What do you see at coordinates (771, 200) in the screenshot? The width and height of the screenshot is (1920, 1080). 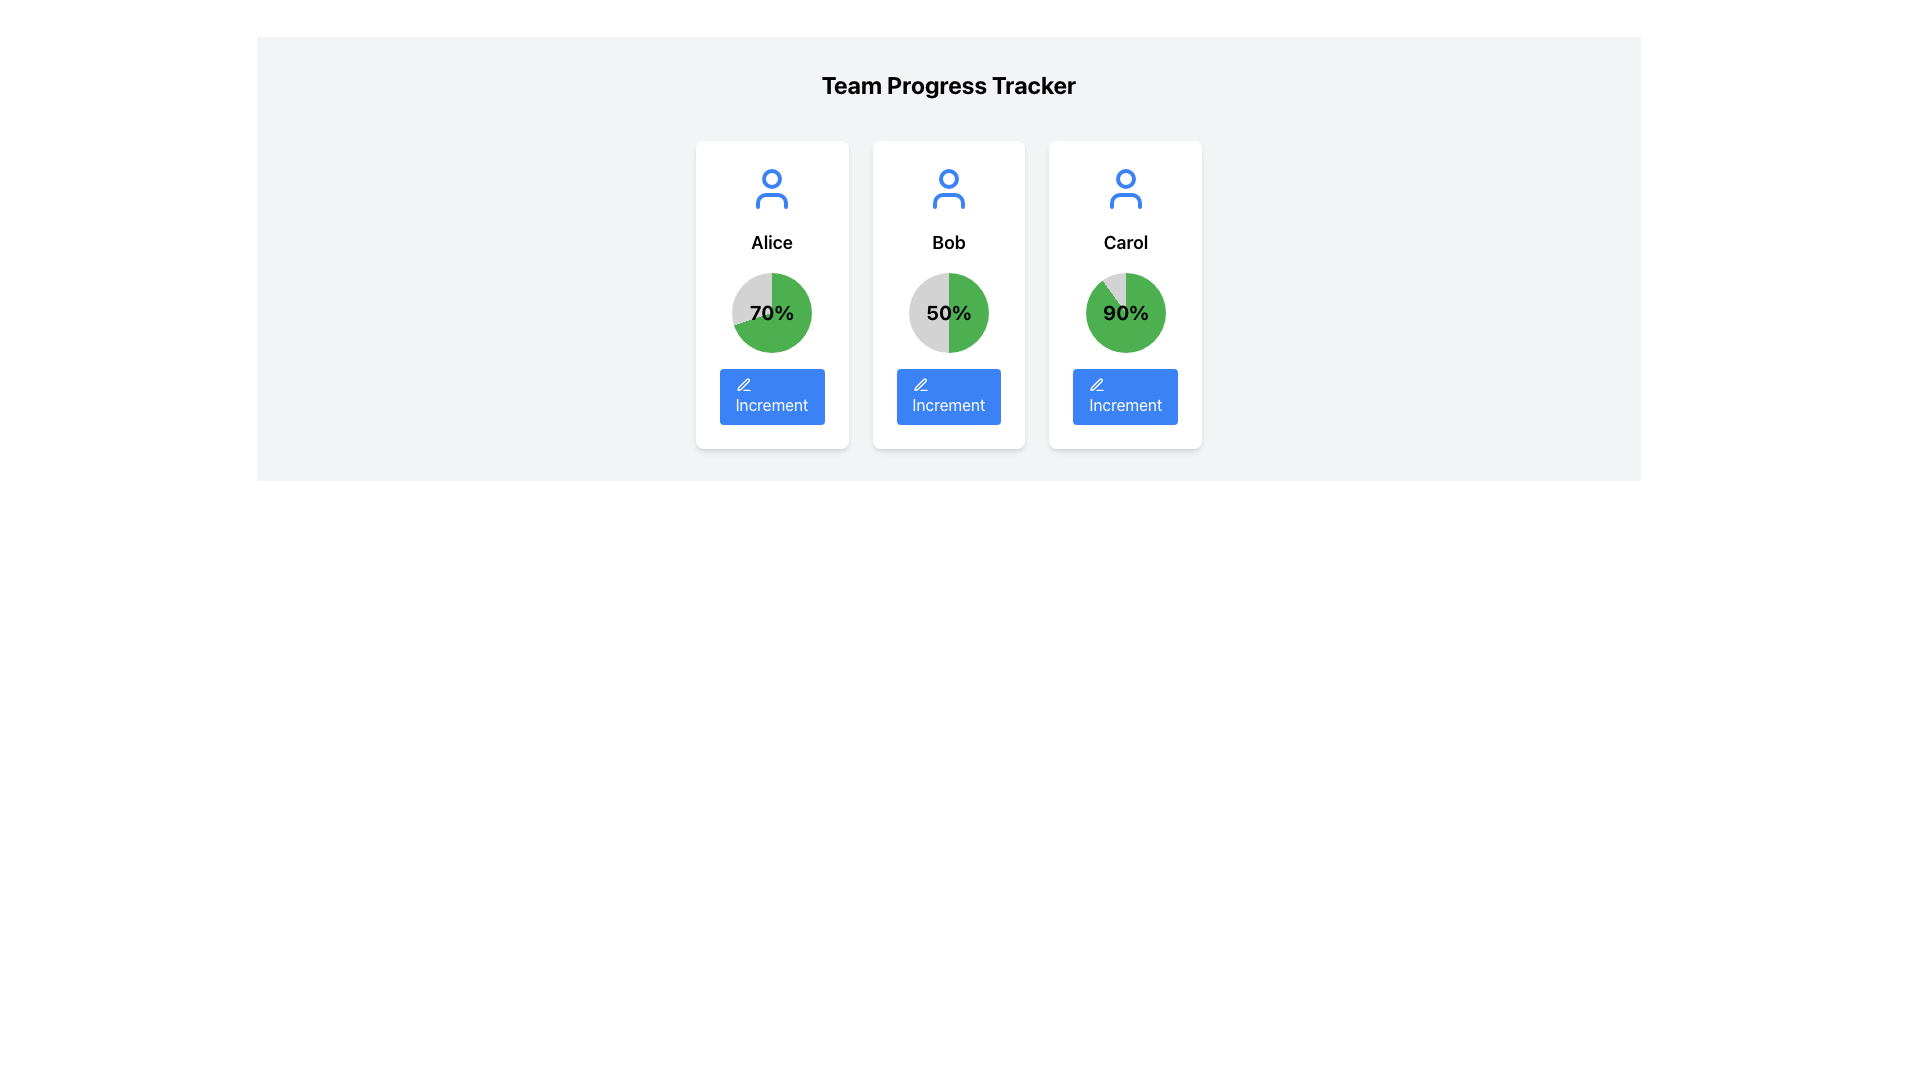 I see `the bottom portion of the SVG icon representing a person, located at the top of Alice's progress card` at bounding box center [771, 200].